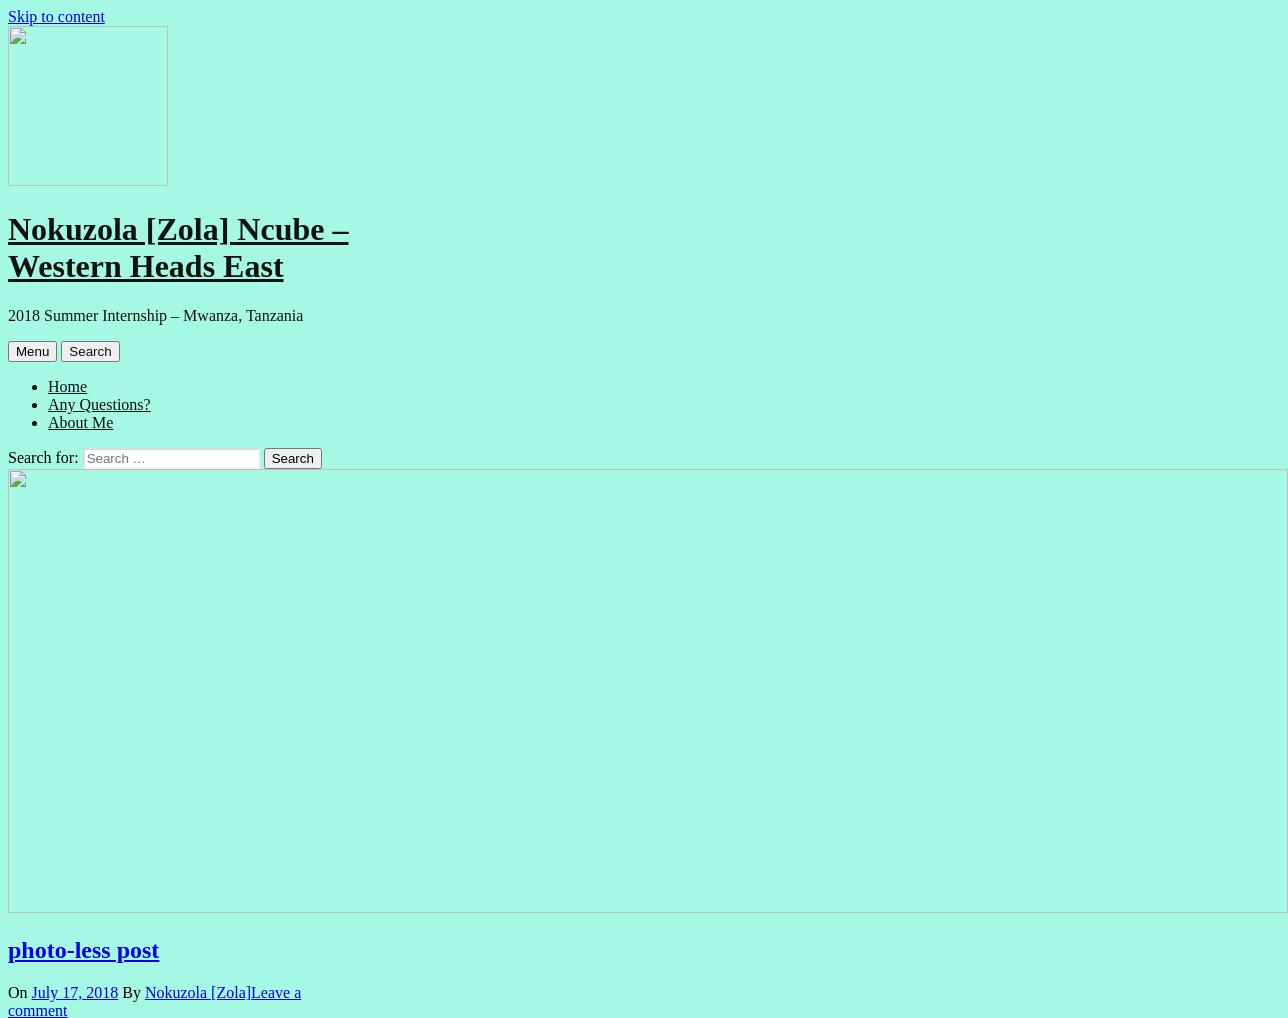 The width and height of the screenshot is (1288, 1018). What do you see at coordinates (155, 313) in the screenshot?
I see `'2018 Summer Internship – Mwanza, Tanzania'` at bounding box center [155, 313].